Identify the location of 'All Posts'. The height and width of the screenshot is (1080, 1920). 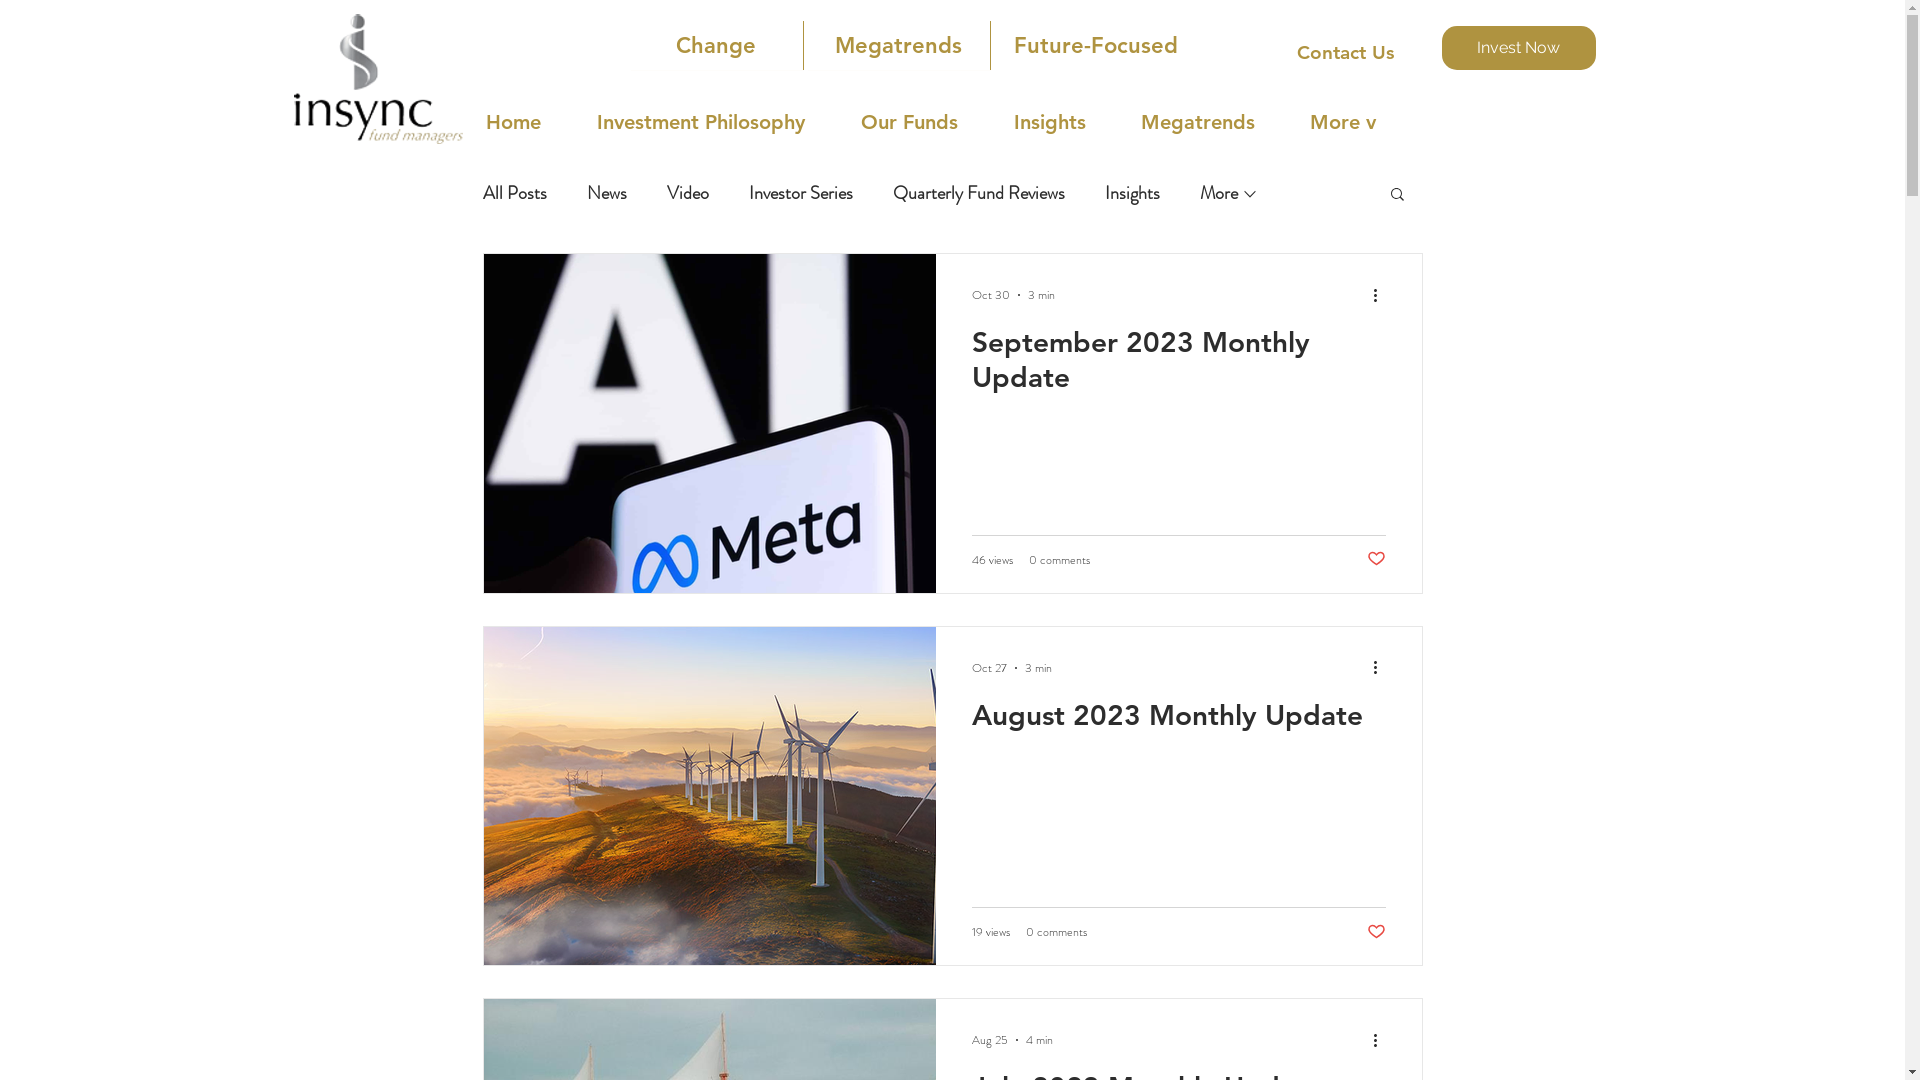
(513, 192).